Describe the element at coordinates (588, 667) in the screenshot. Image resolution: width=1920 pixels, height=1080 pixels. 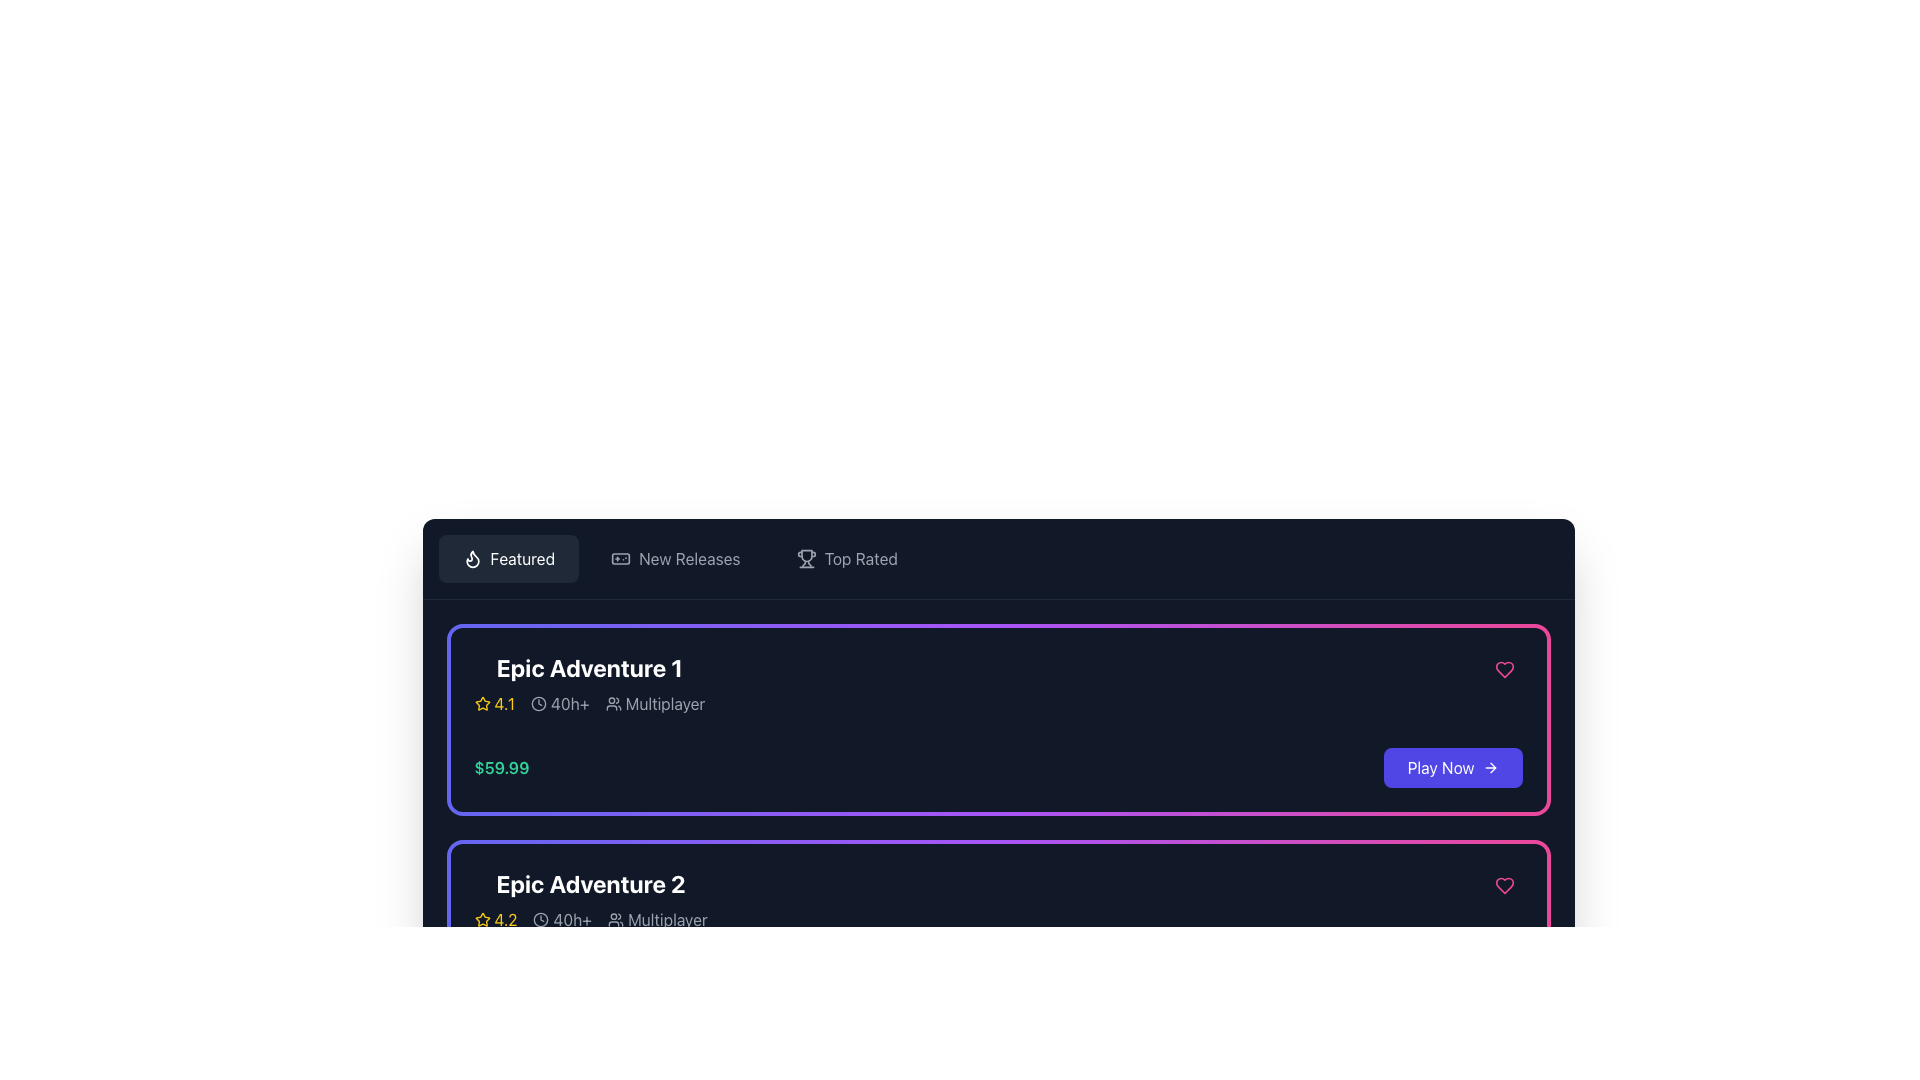
I see `the text label that serves as the title for a card component, located at the top of the card describing an item` at that location.